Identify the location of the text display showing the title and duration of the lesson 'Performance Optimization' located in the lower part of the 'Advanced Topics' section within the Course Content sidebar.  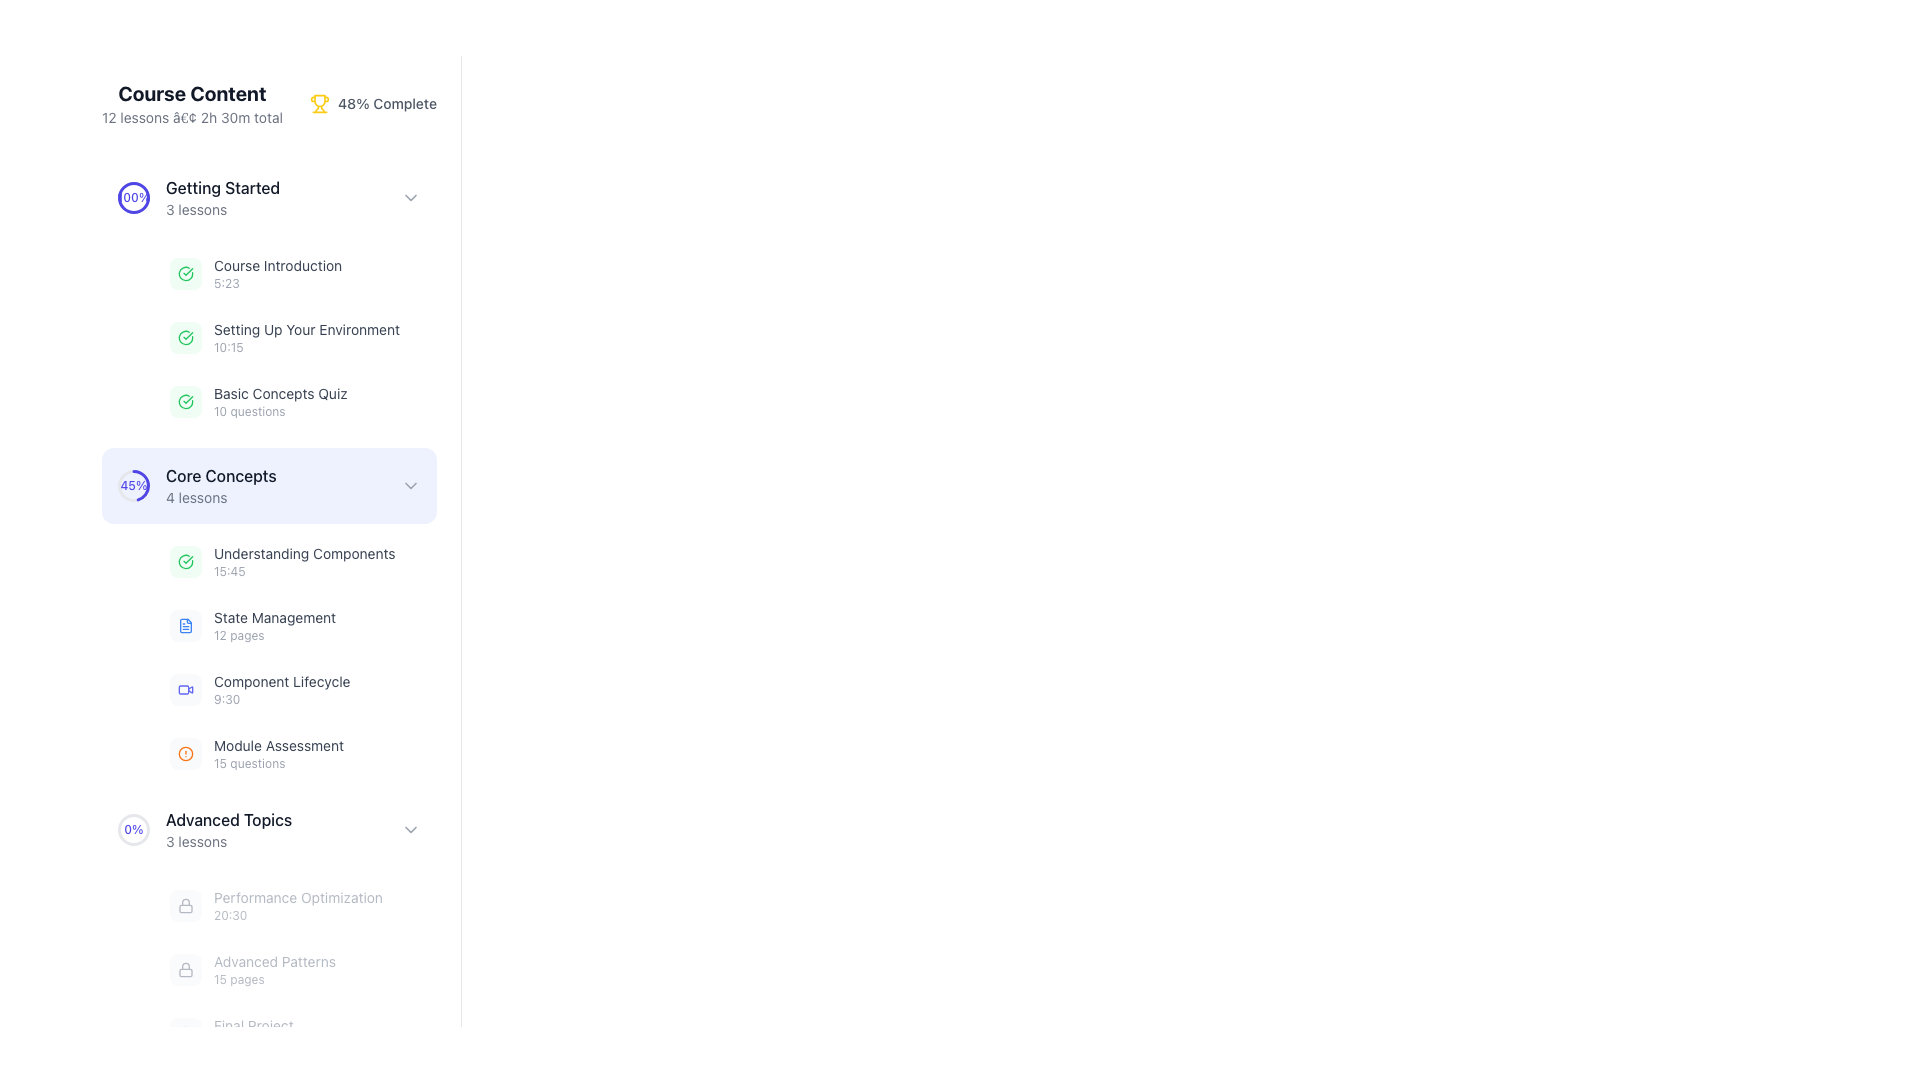
(297, 906).